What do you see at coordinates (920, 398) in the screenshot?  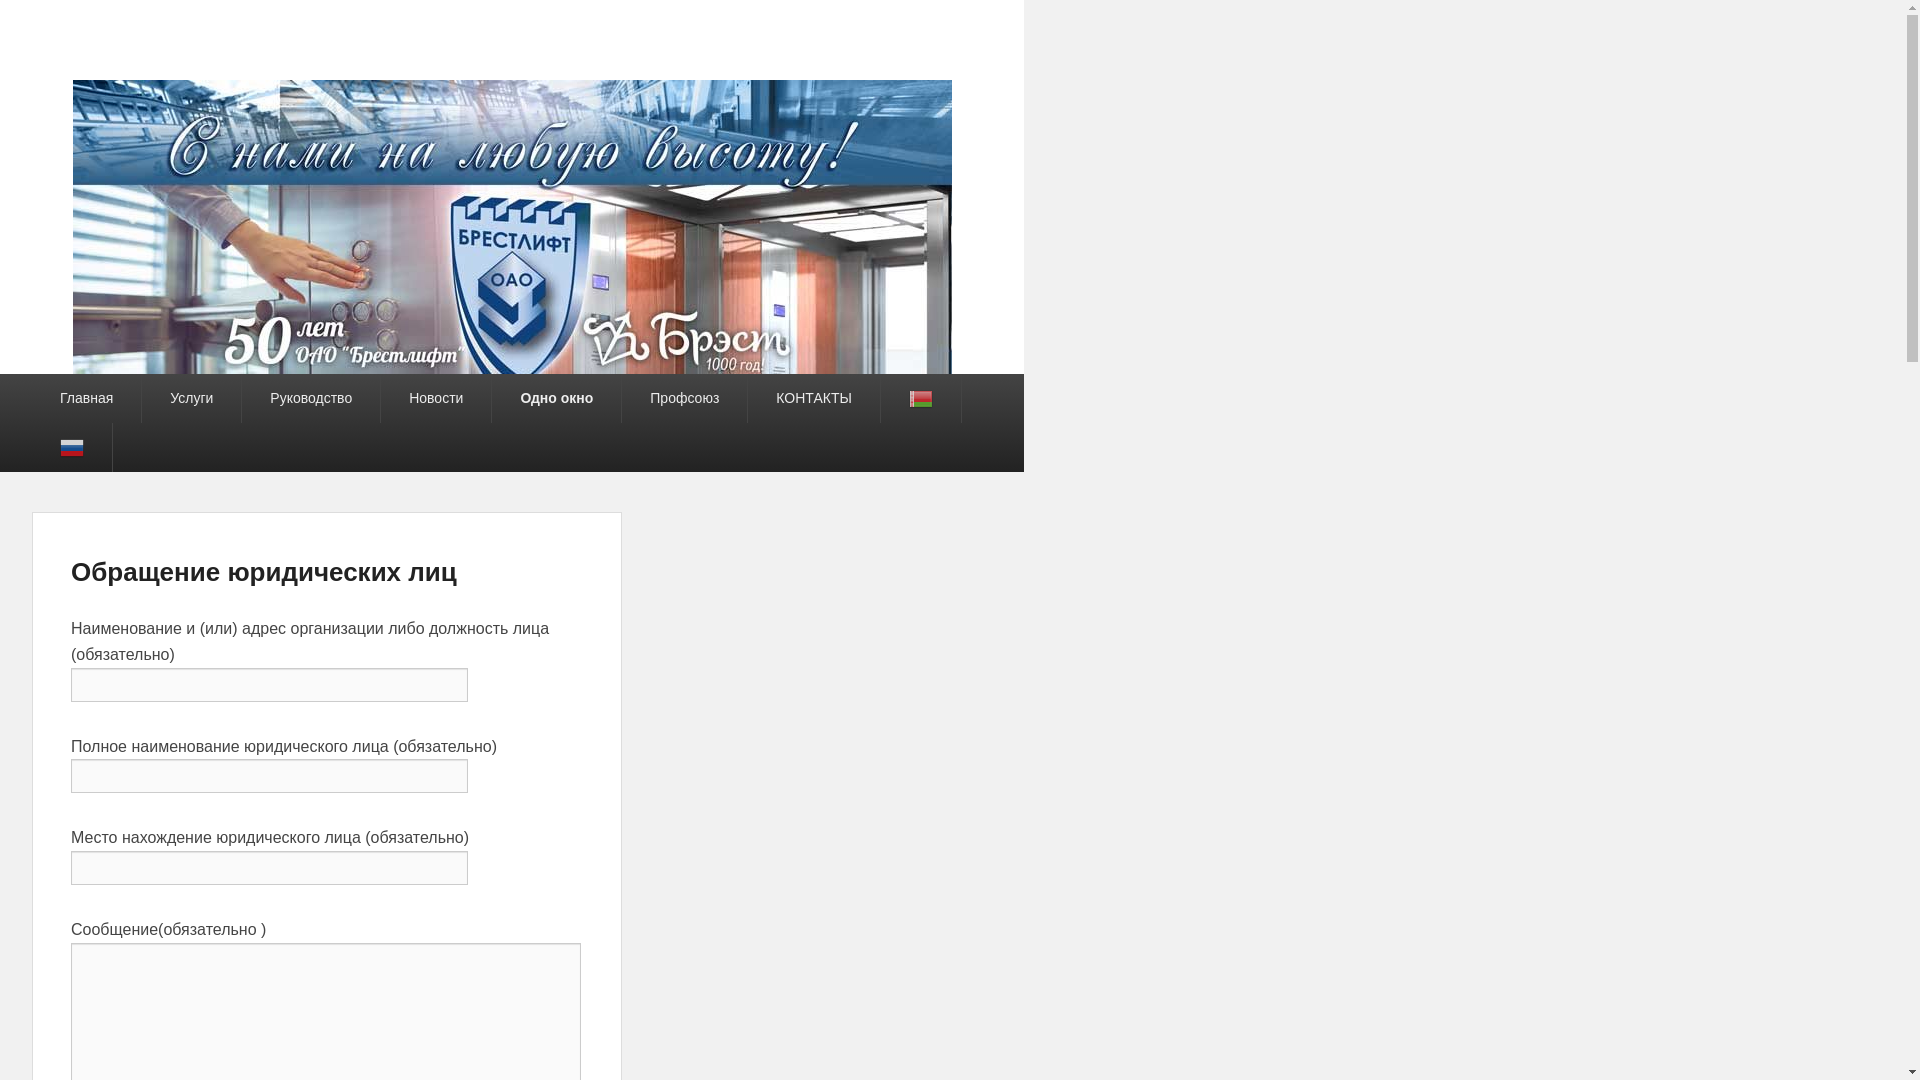 I see `'Belarusian'` at bounding box center [920, 398].